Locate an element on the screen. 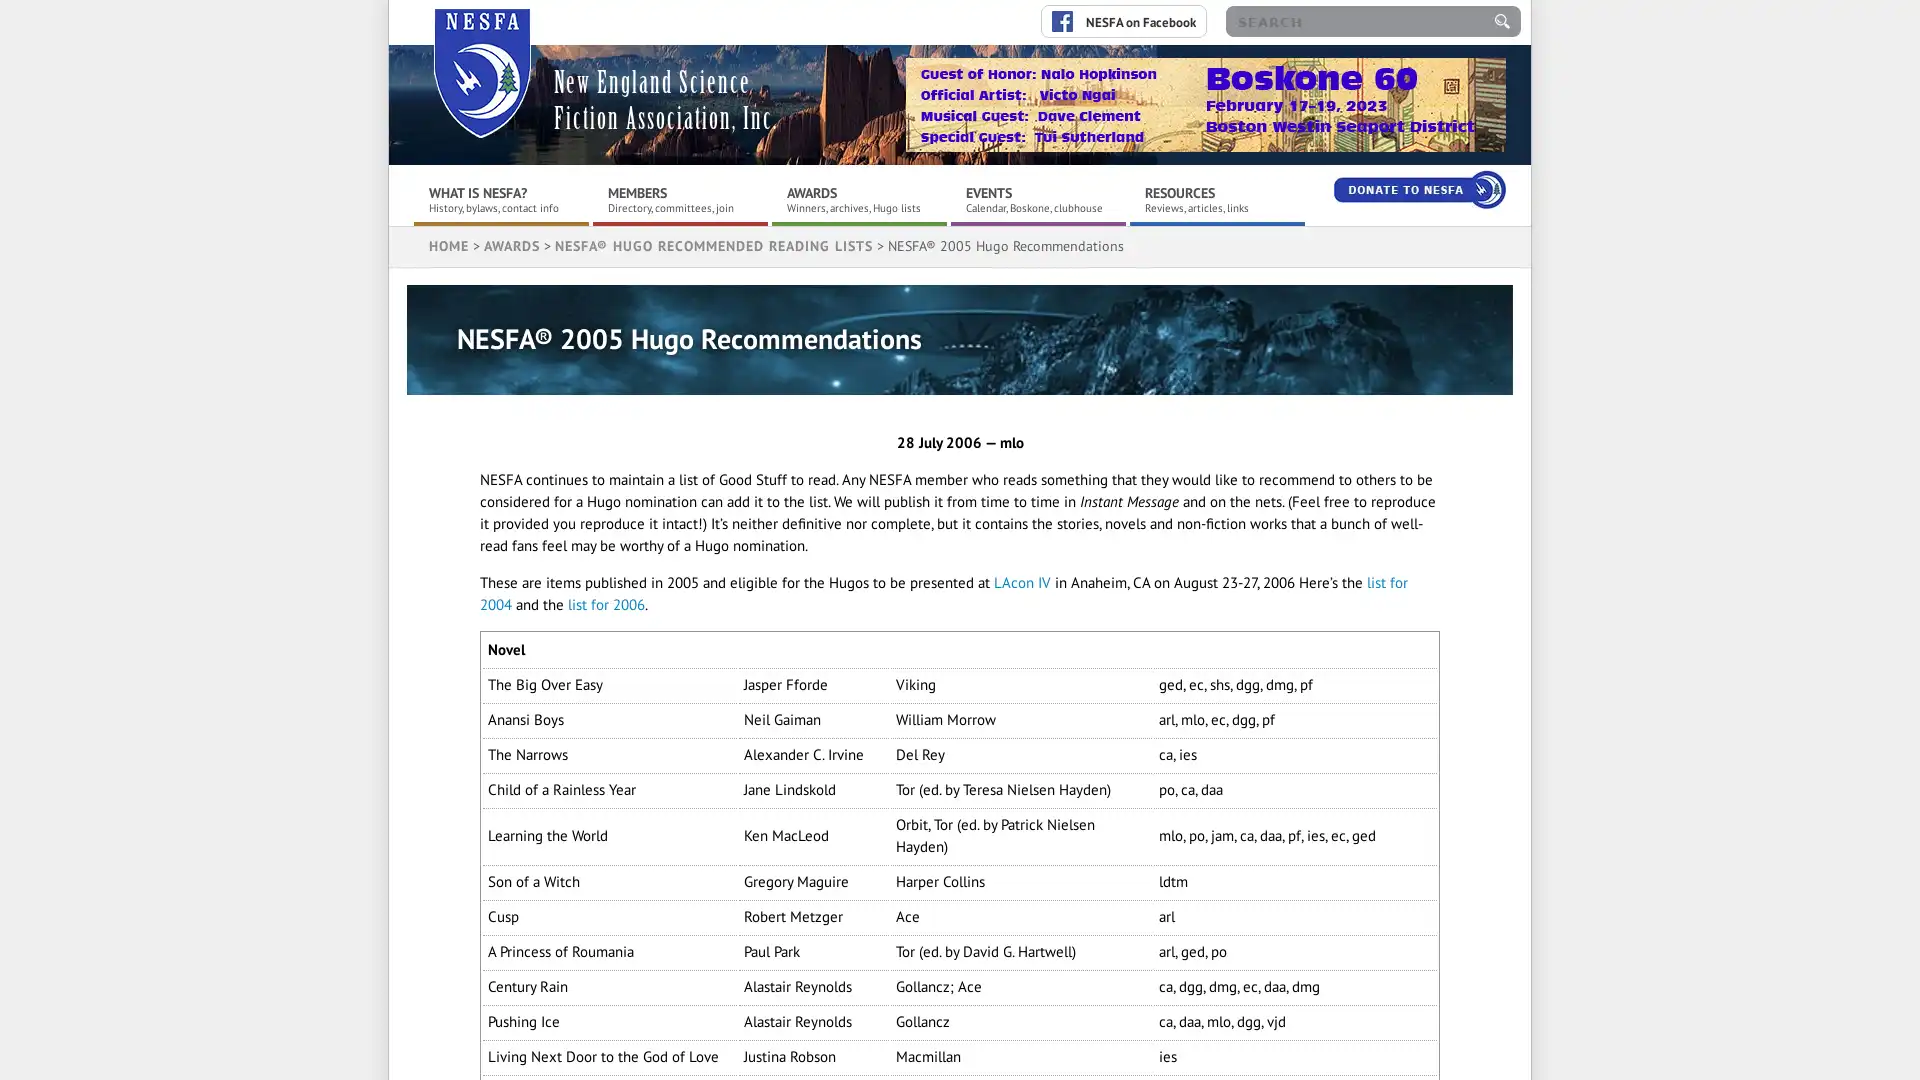 This screenshot has height=1080, width=1920. submit is located at coordinates (1502, 21).